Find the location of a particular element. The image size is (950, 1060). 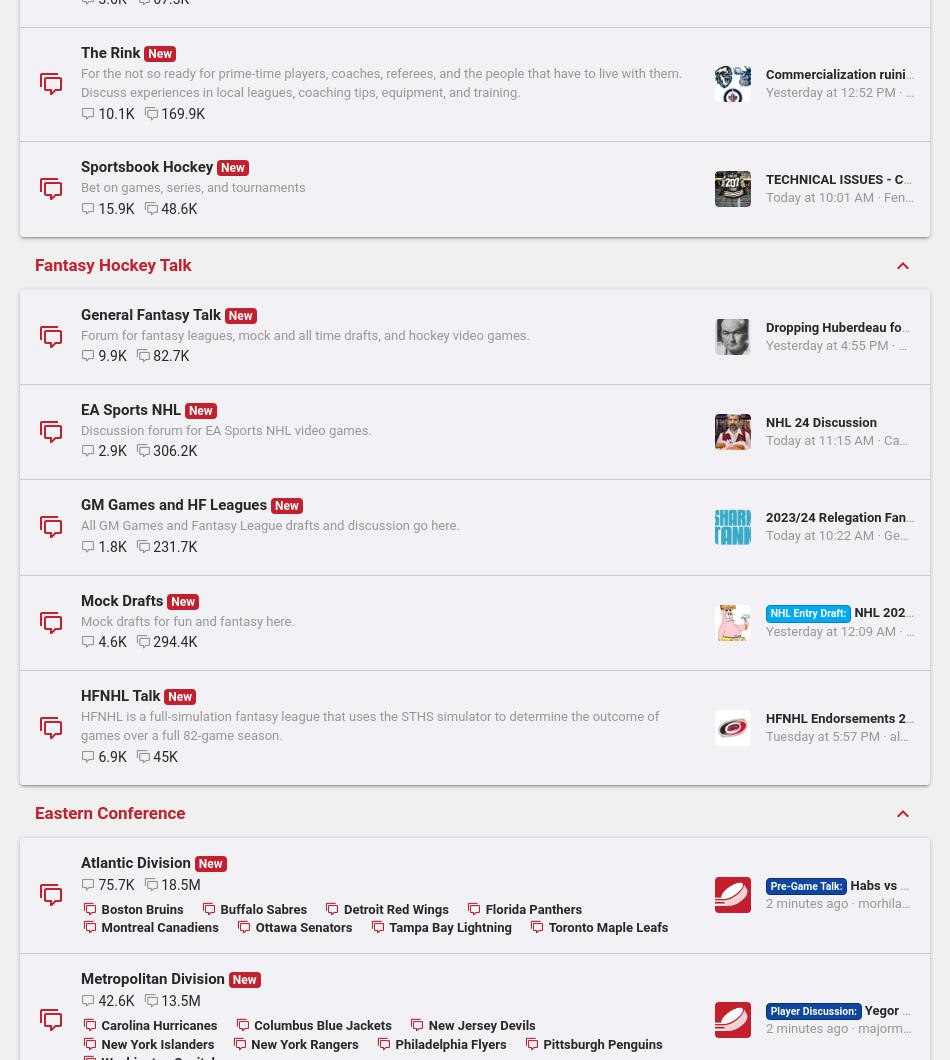

'Today at 11:15 AM' is located at coordinates (480, 802).